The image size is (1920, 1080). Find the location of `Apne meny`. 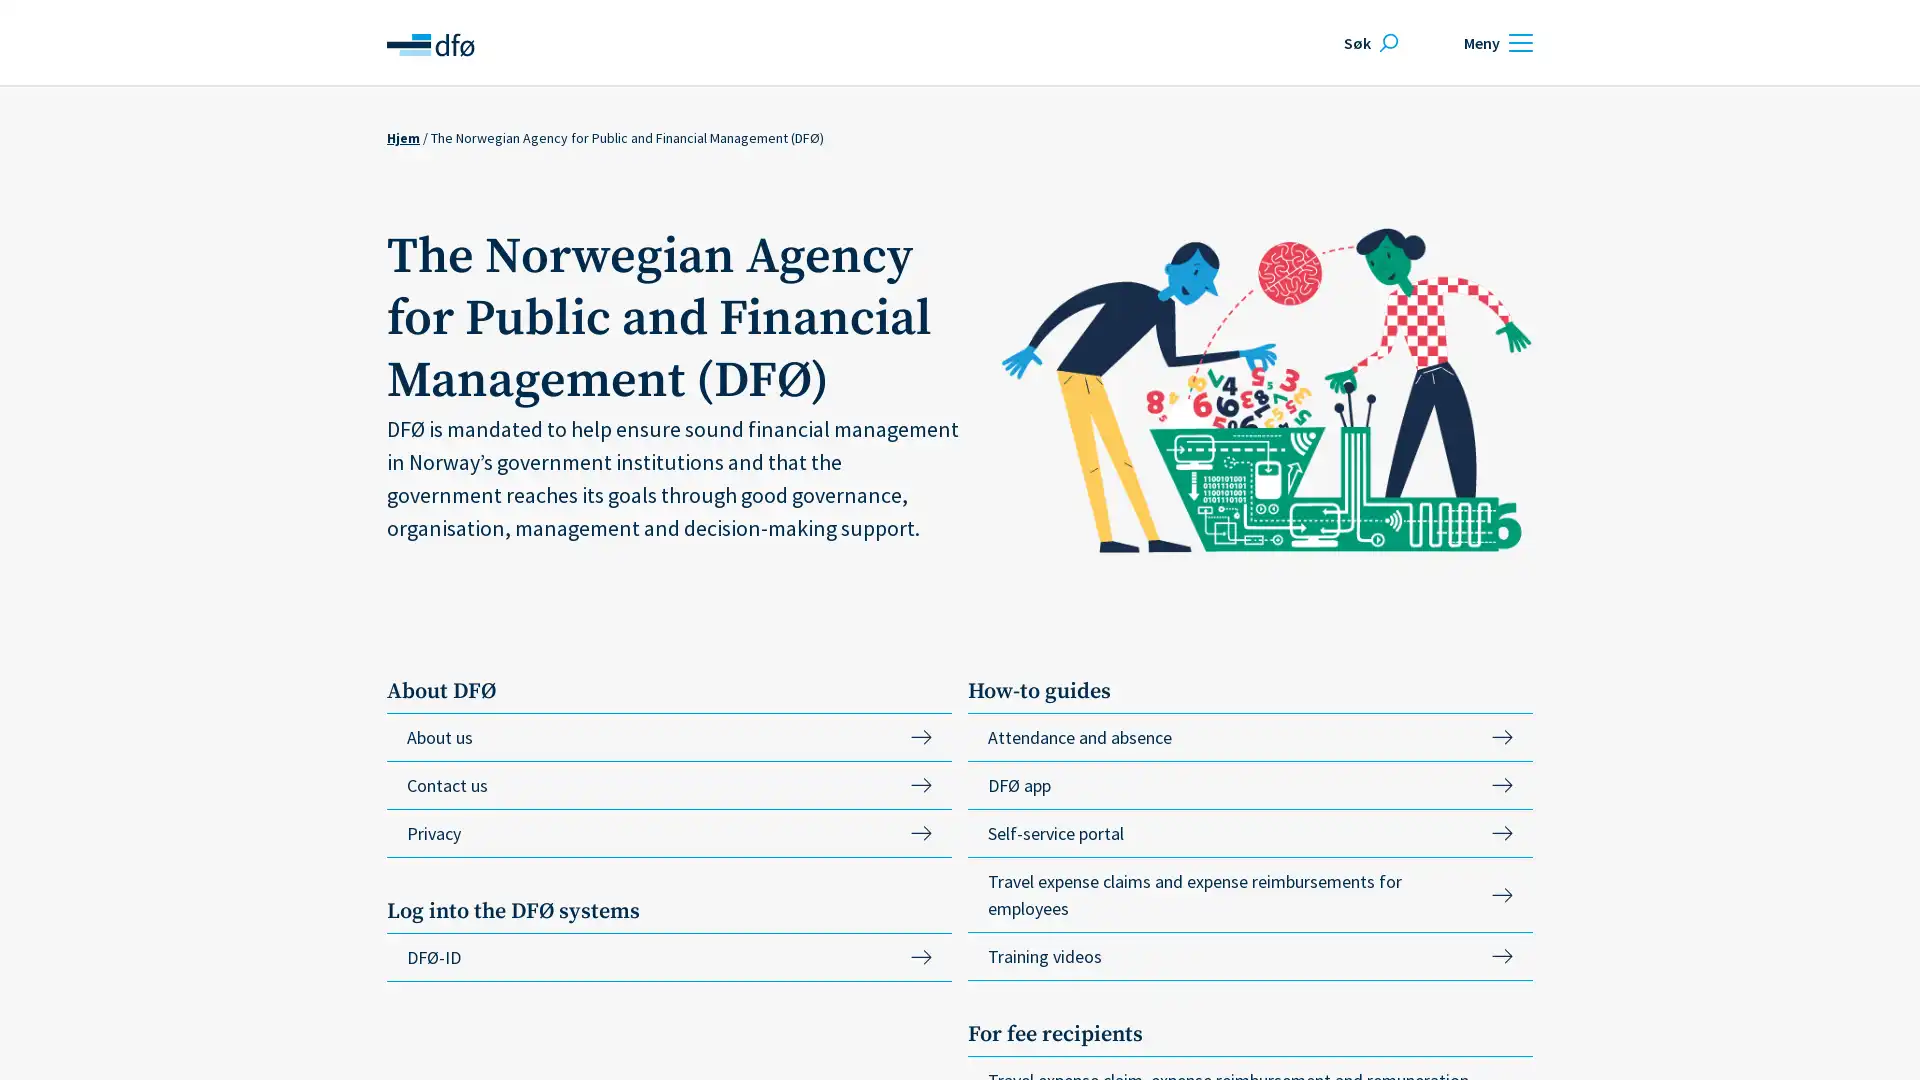

Apne meny is located at coordinates (1495, 42).